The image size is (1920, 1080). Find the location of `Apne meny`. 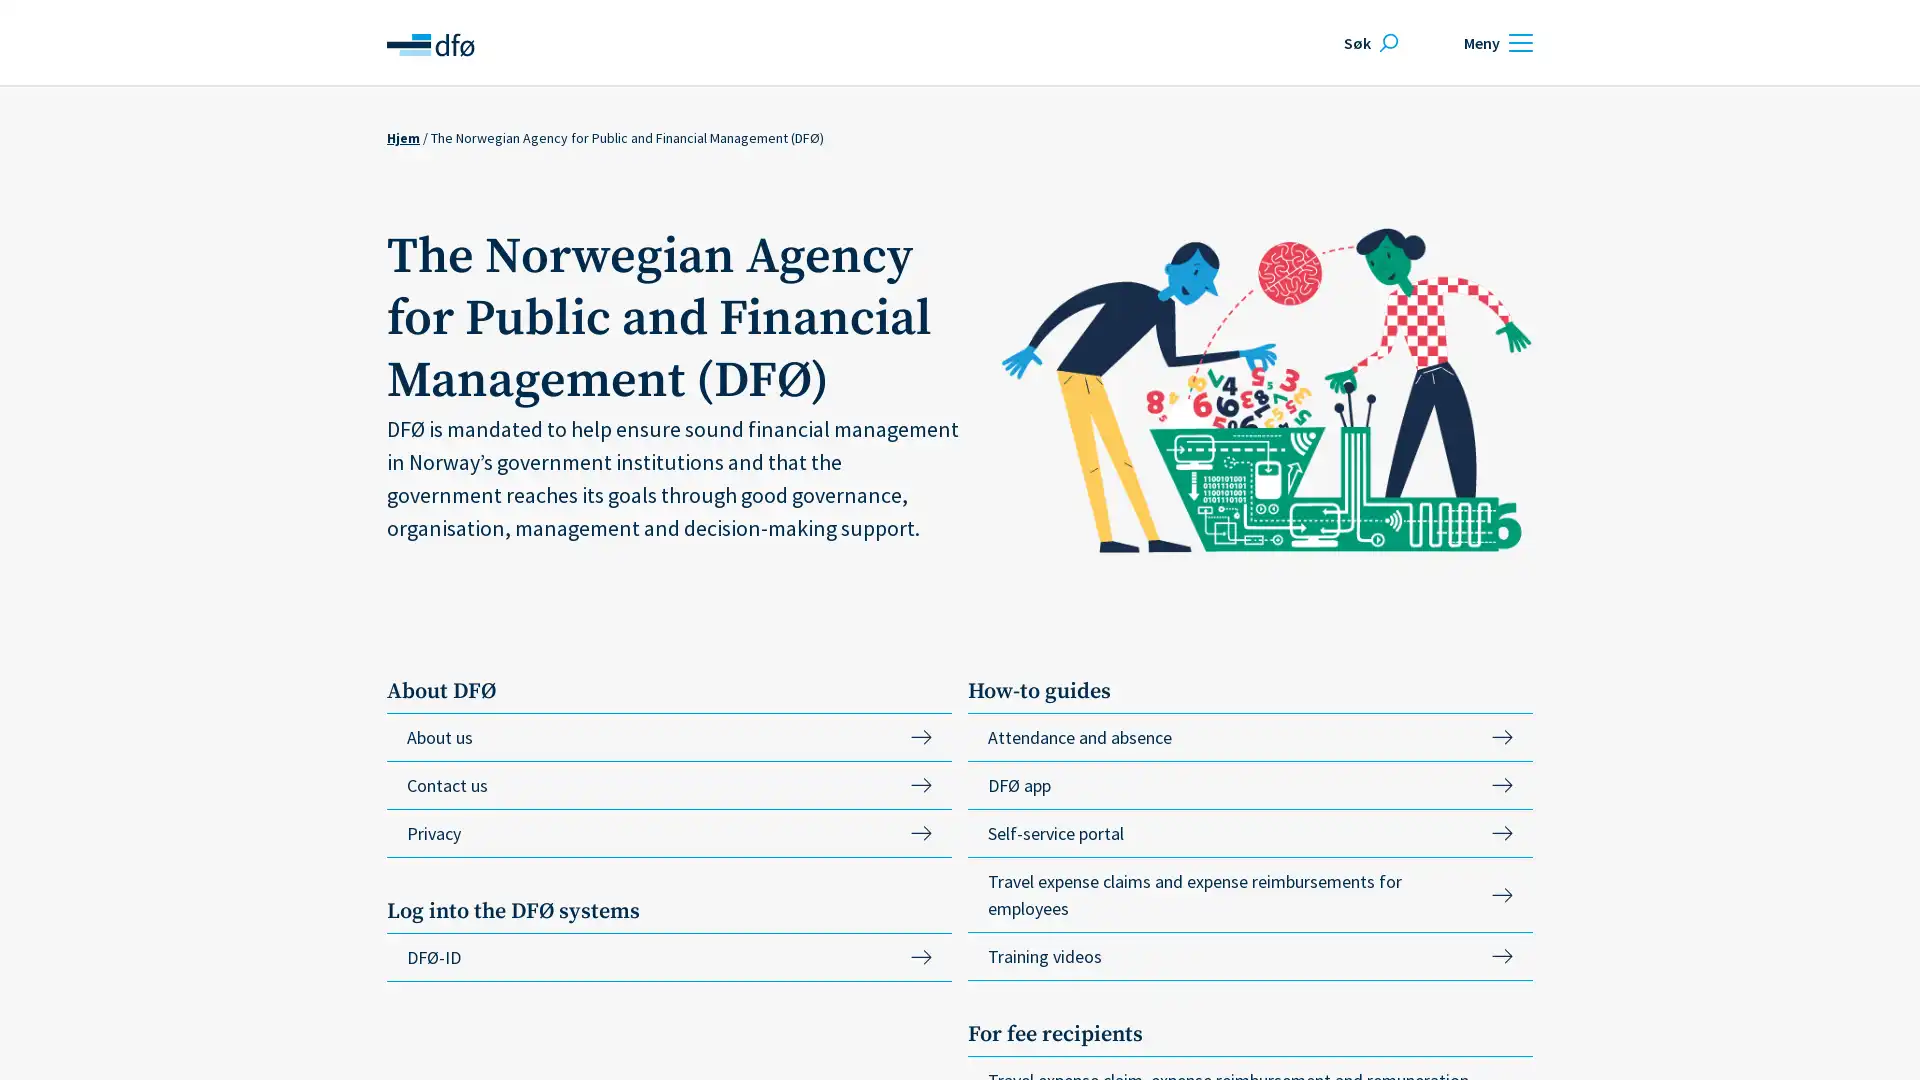

Apne meny is located at coordinates (1495, 42).